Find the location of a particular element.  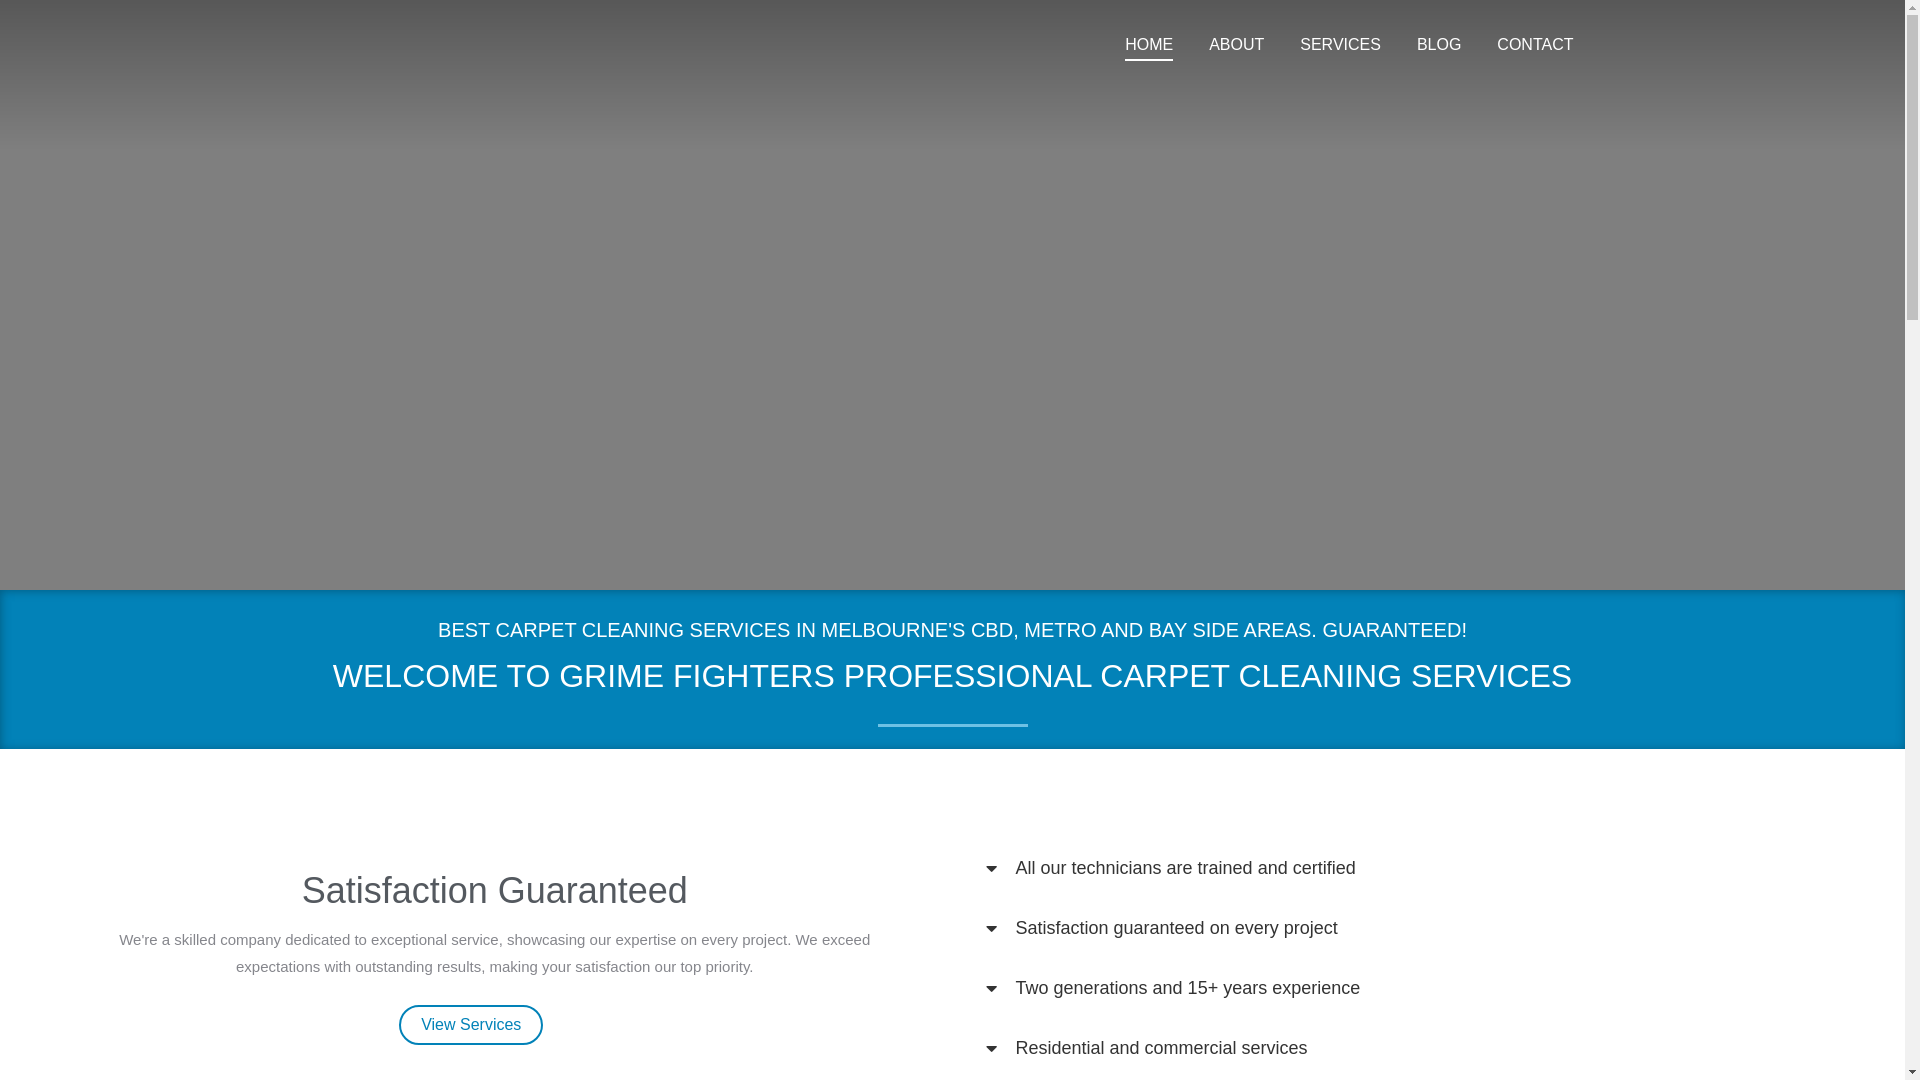

'View Services' is located at coordinates (469, 1025).